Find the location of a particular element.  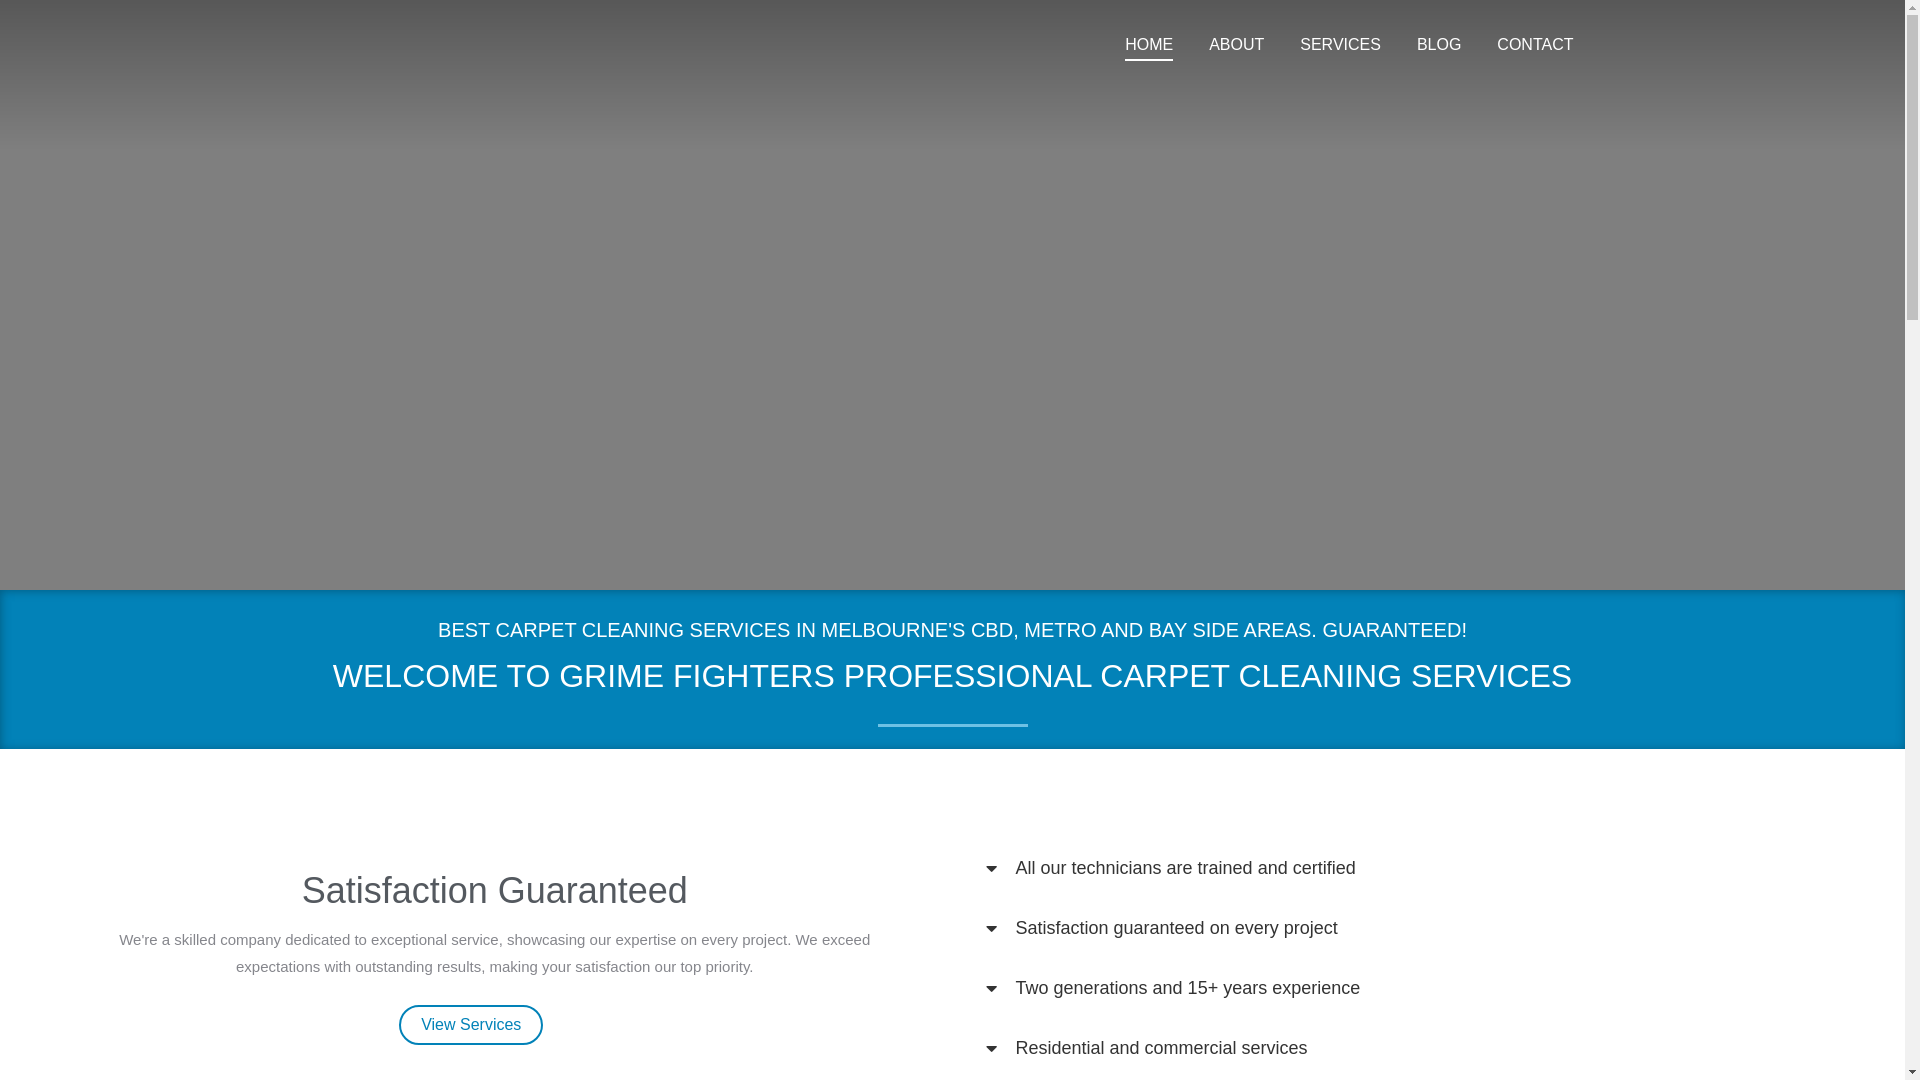

'View Services' is located at coordinates (469, 1025).